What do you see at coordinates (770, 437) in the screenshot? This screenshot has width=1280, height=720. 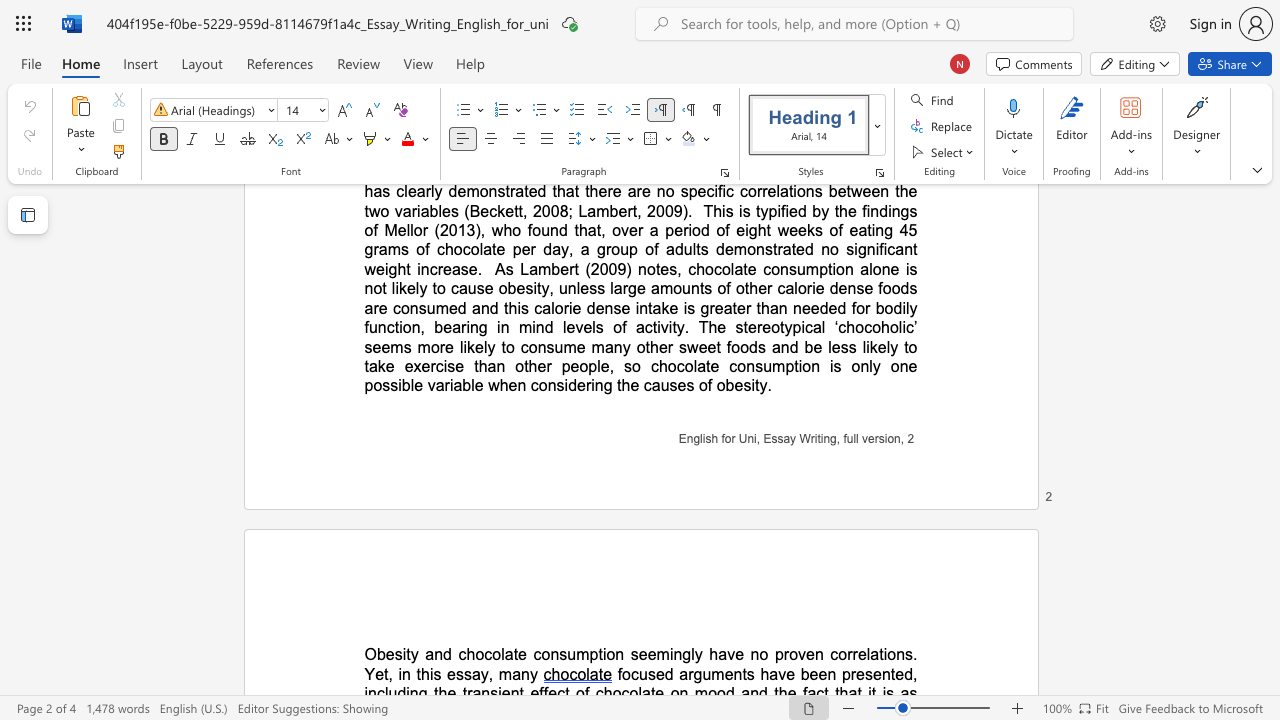 I see `the subset text "ssay" within the text "English for Uni, Essay Writing, full version,"` at bounding box center [770, 437].